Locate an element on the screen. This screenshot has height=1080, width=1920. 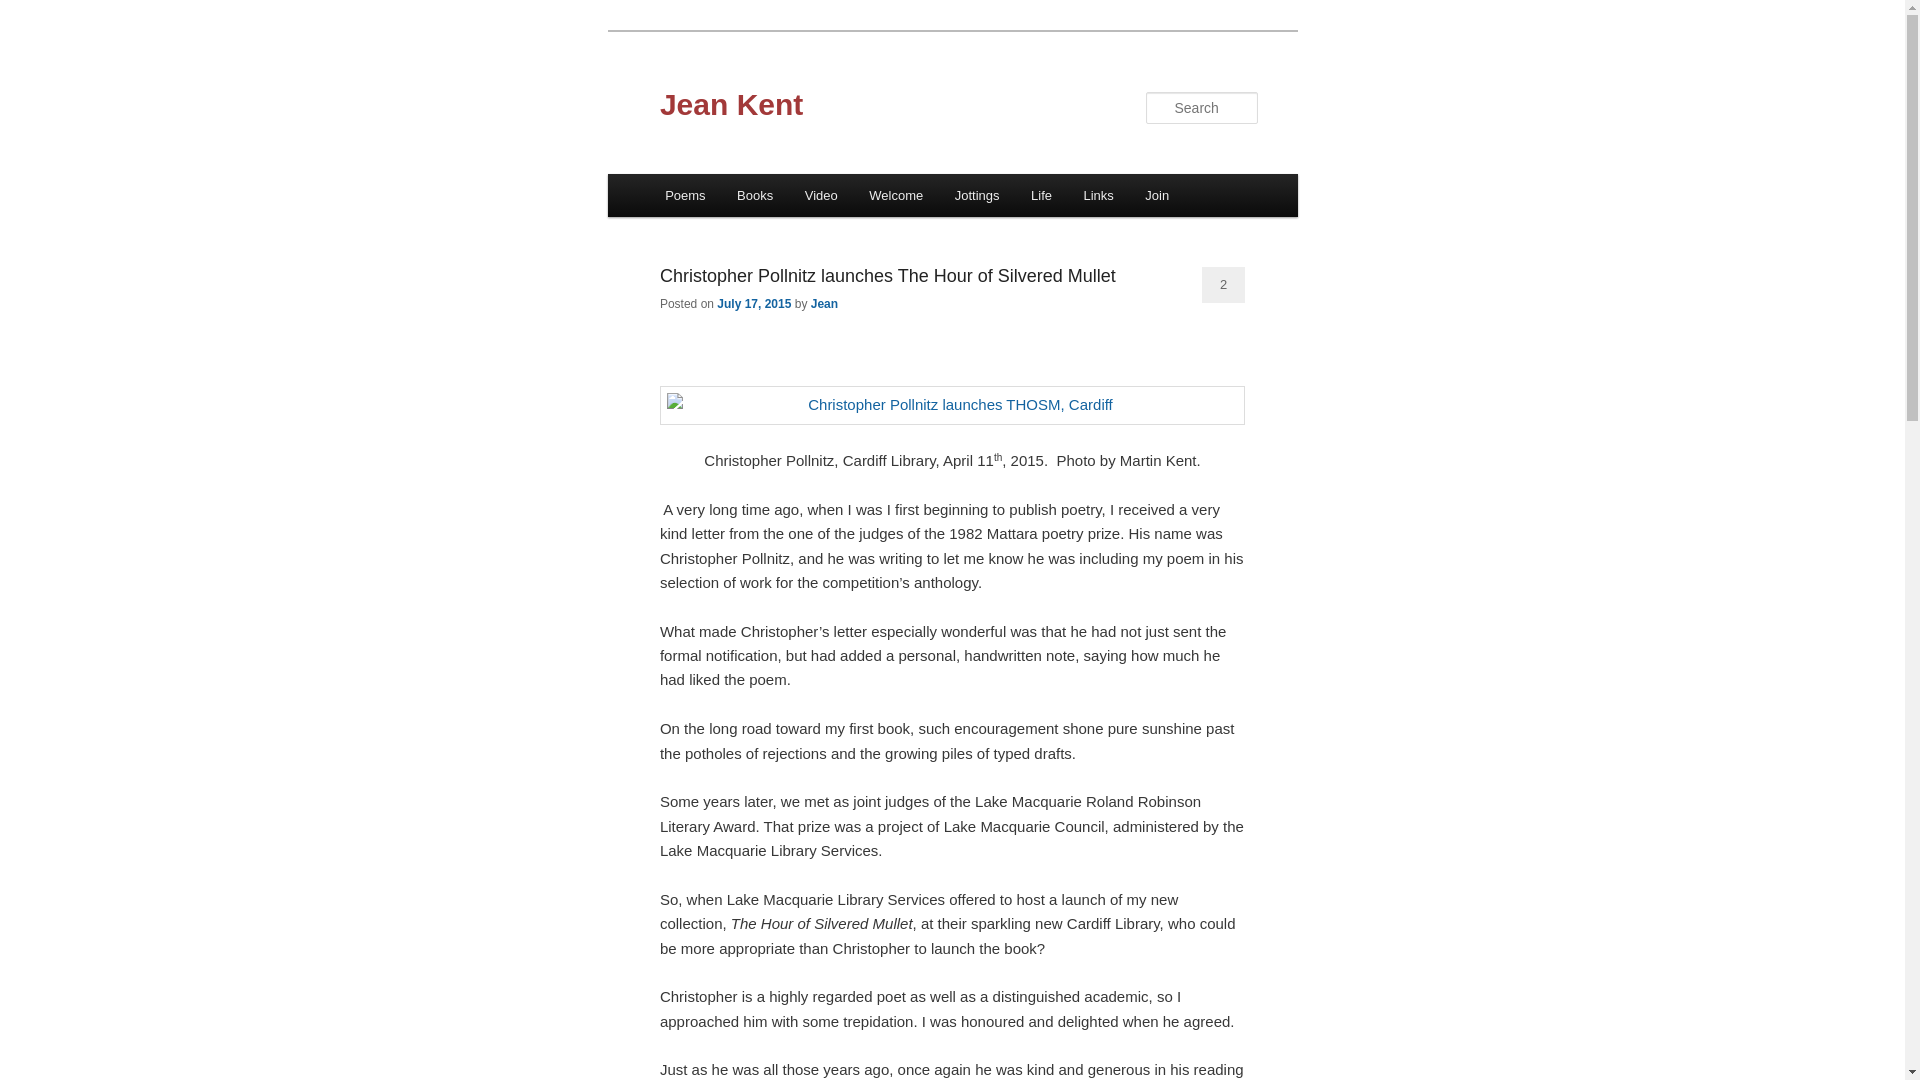
'Search' is located at coordinates (32, 11).